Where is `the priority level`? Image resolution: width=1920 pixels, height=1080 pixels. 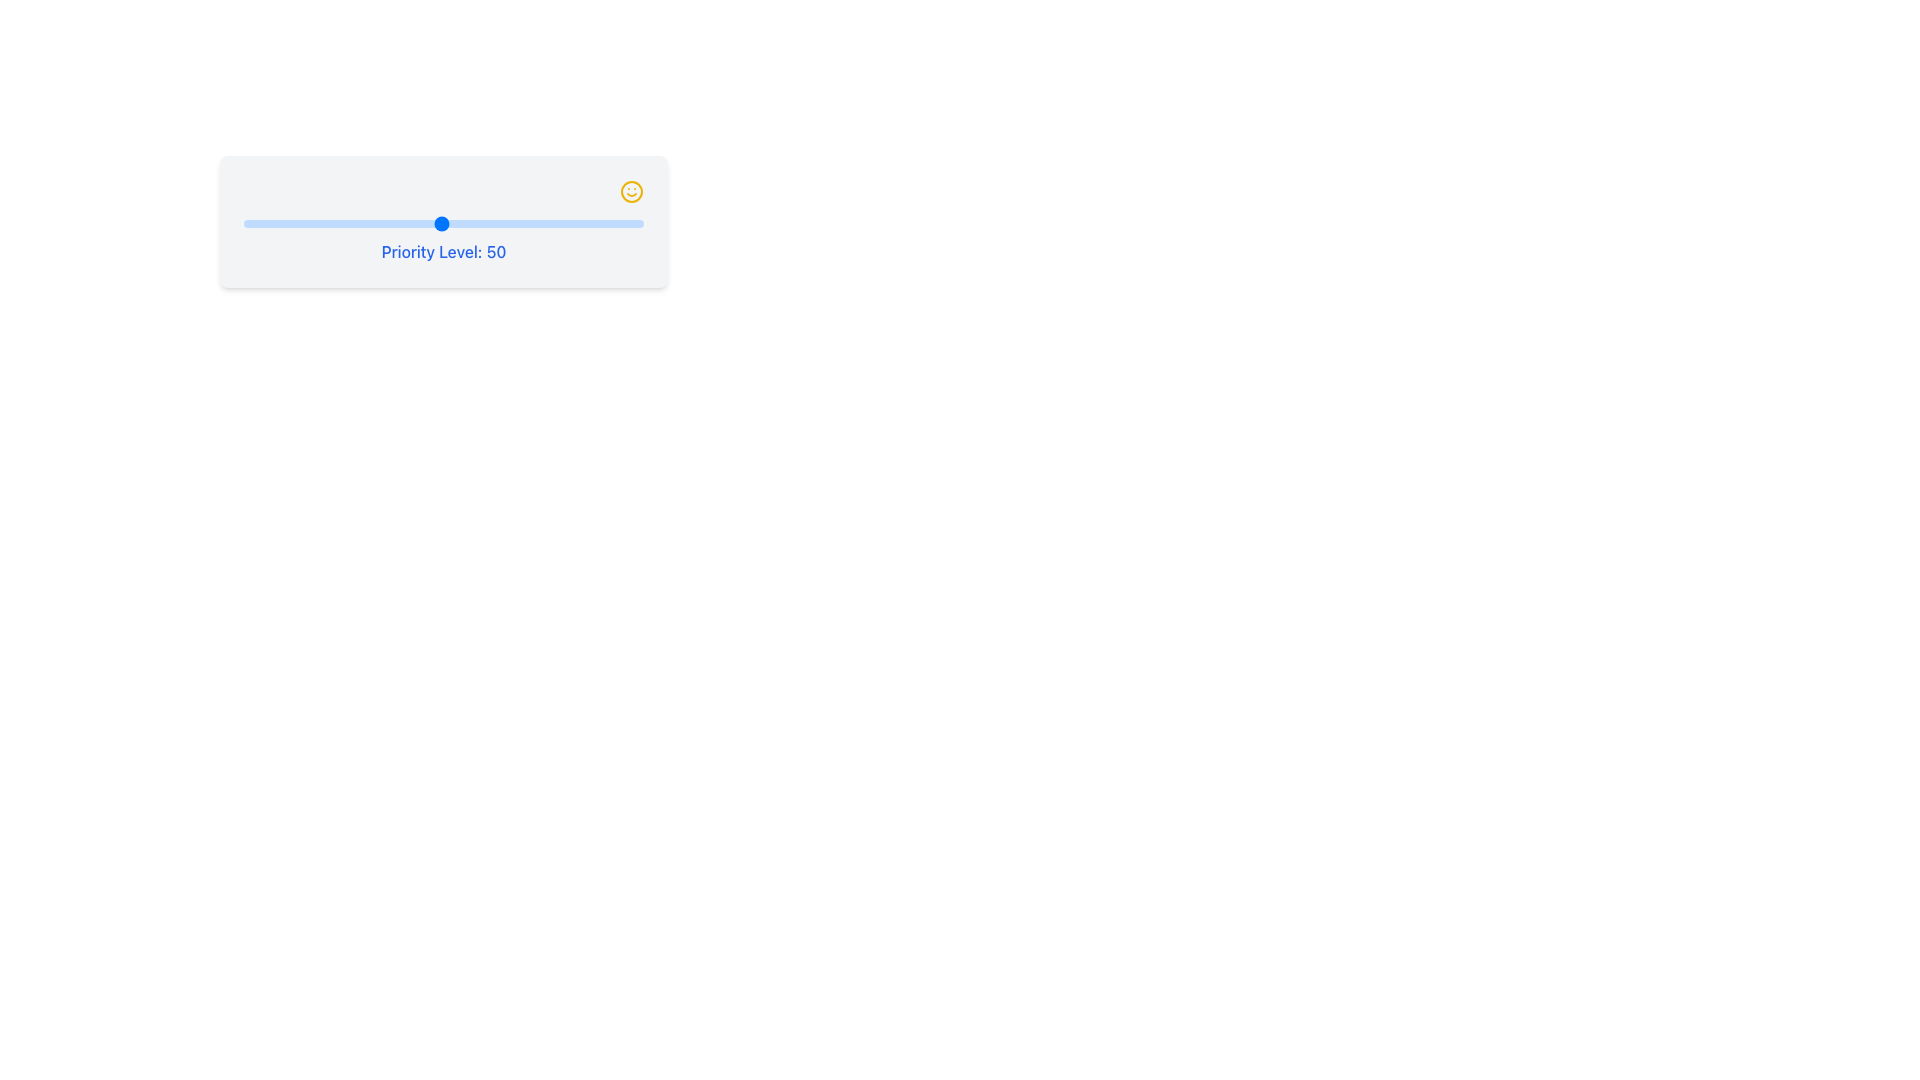
the priority level is located at coordinates (320, 223).